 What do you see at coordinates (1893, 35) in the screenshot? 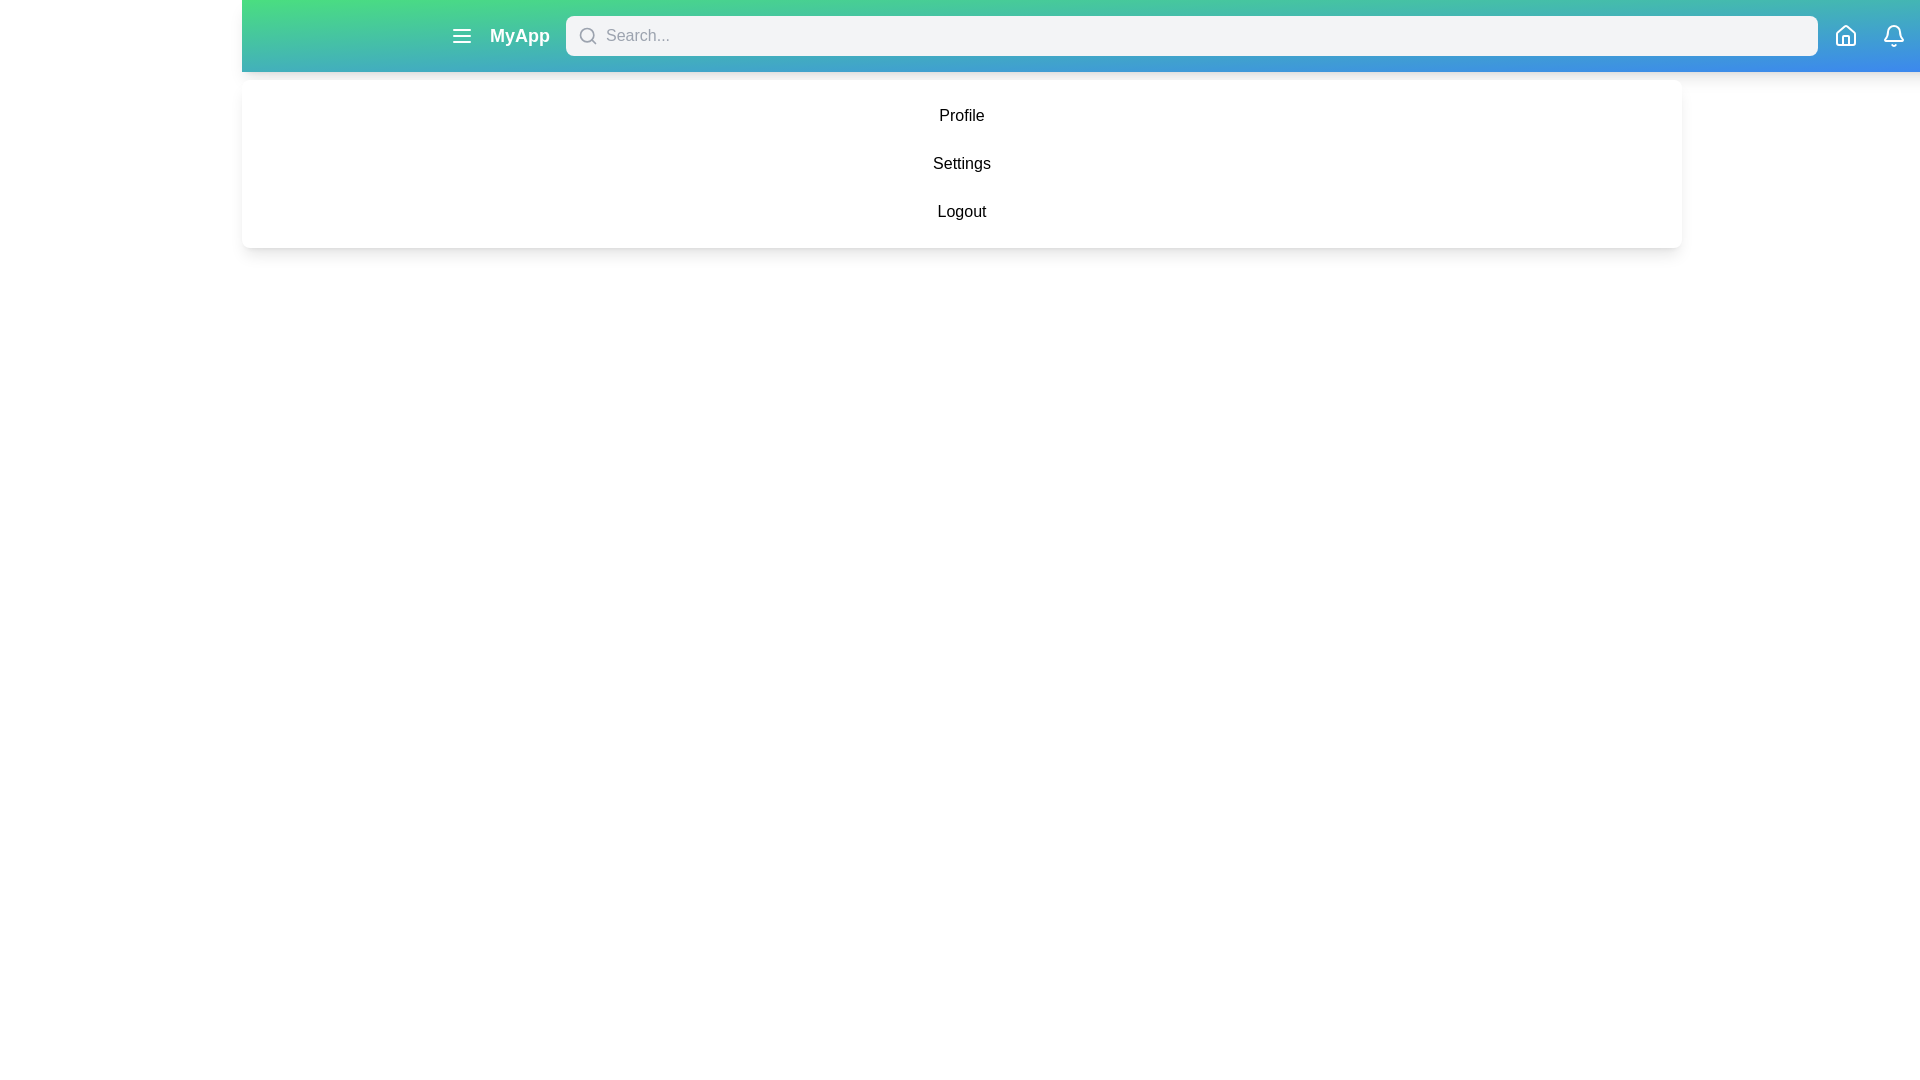
I see `the notification bell icon located at the top-right corner of the navigation header, which changes to light gray when hovered over` at bounding box center [1893, 35].